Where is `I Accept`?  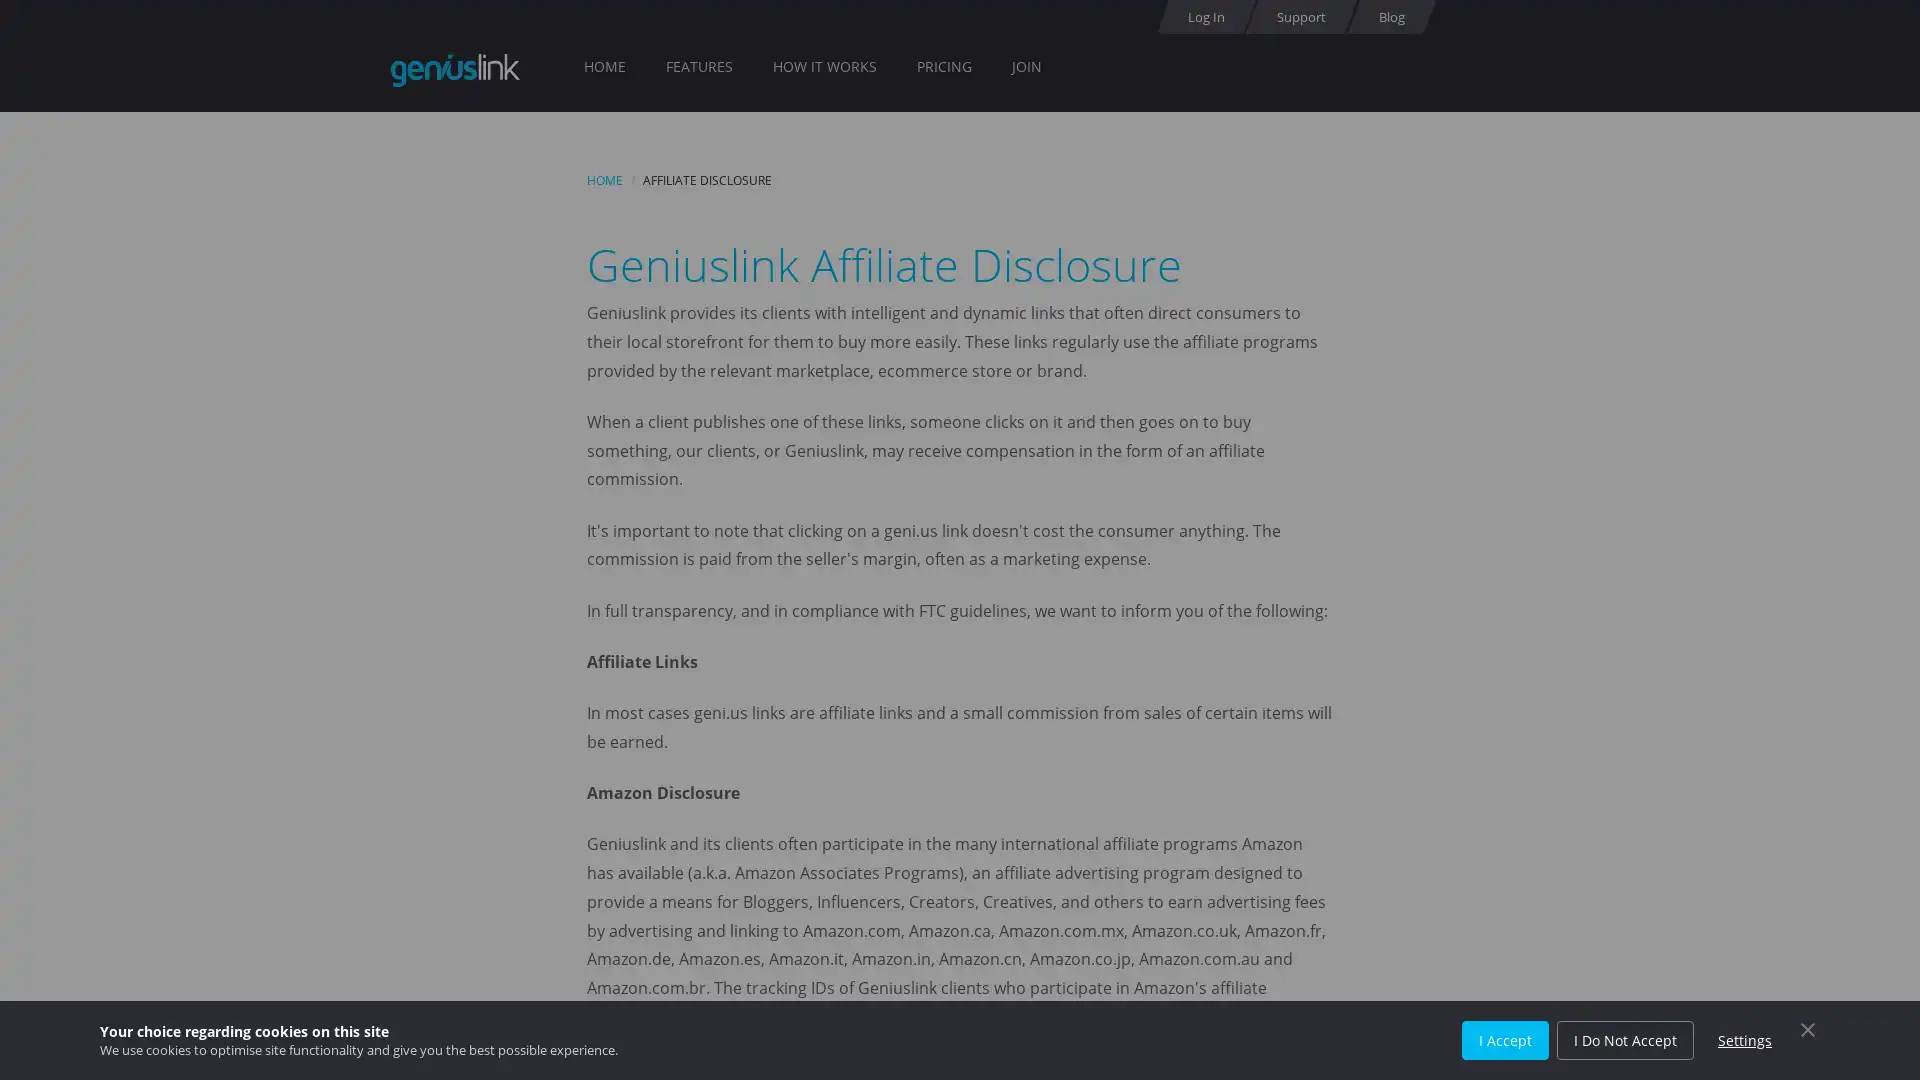 I Accept is located at coordinates (1505, 1039).